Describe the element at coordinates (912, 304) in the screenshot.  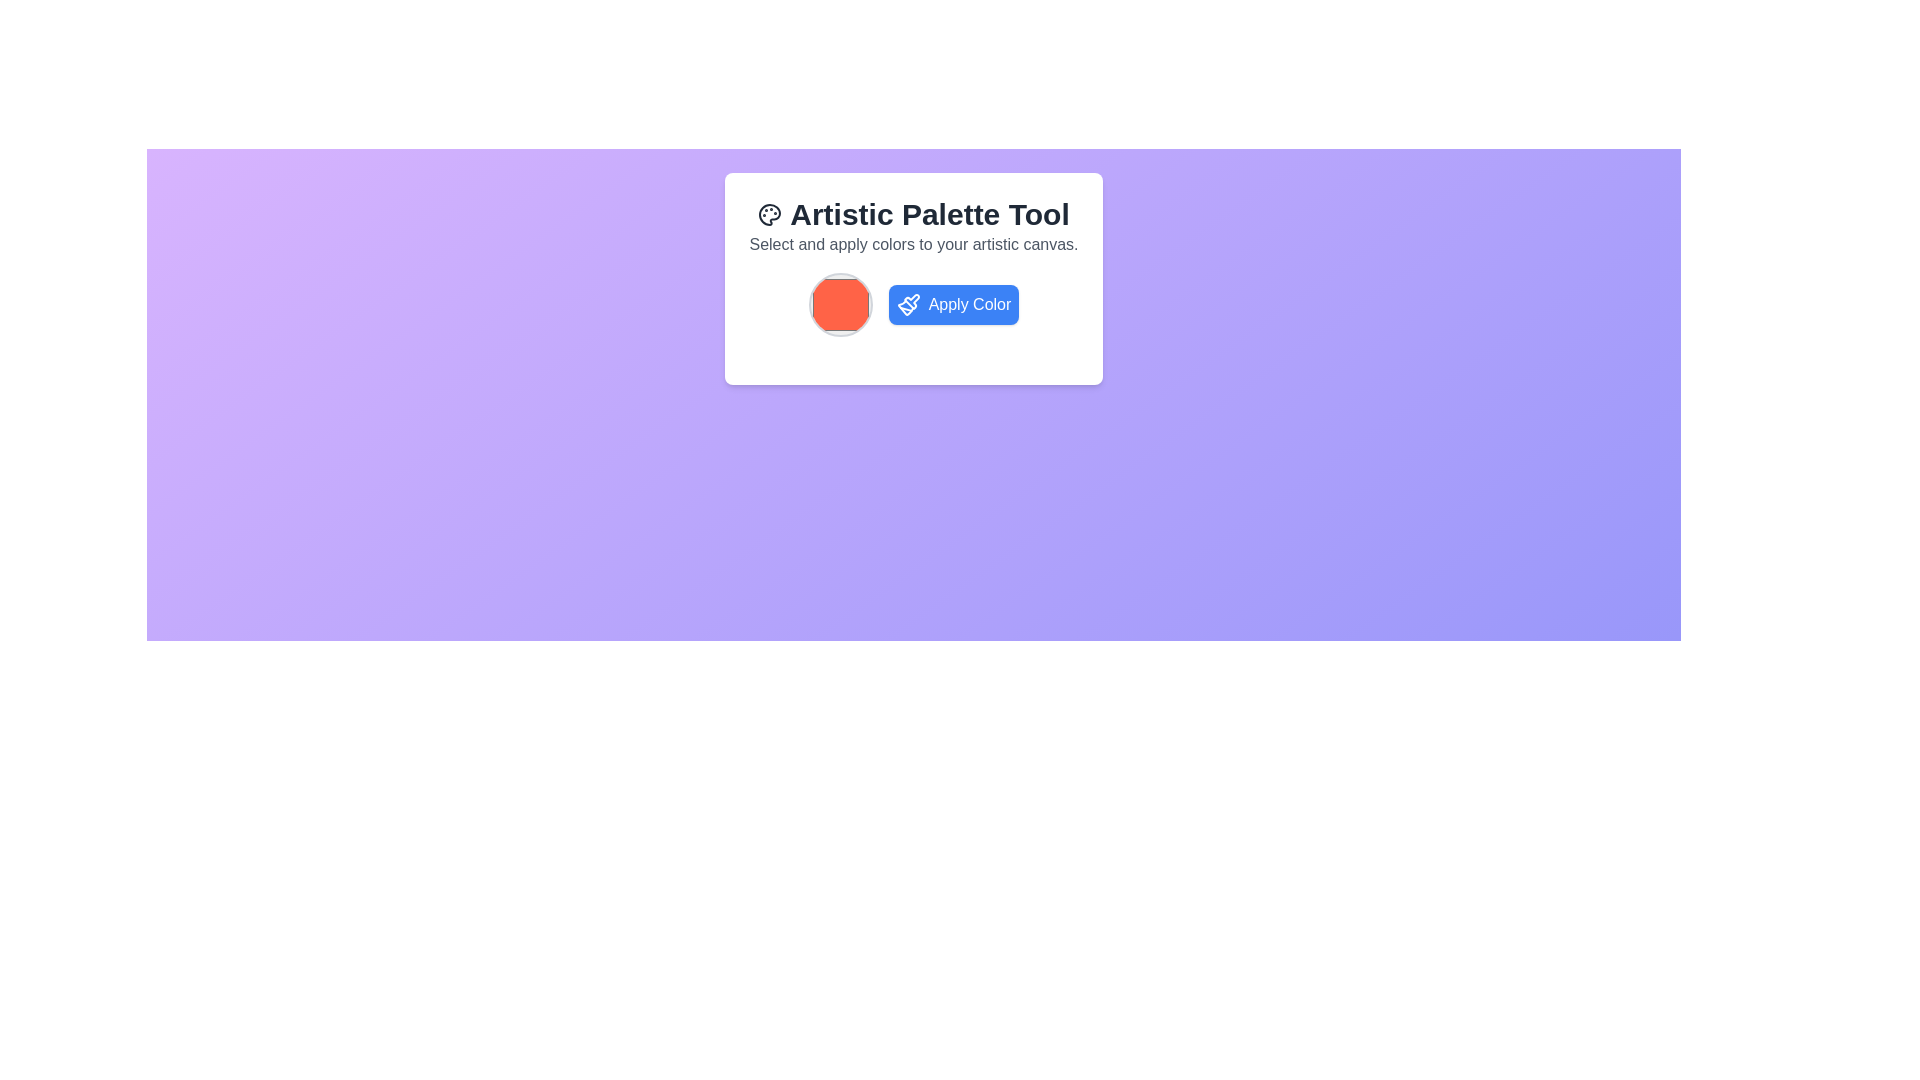
I see `the button located in the 'Artistic Palette Tool' card to apply the currently selected color` at that location.